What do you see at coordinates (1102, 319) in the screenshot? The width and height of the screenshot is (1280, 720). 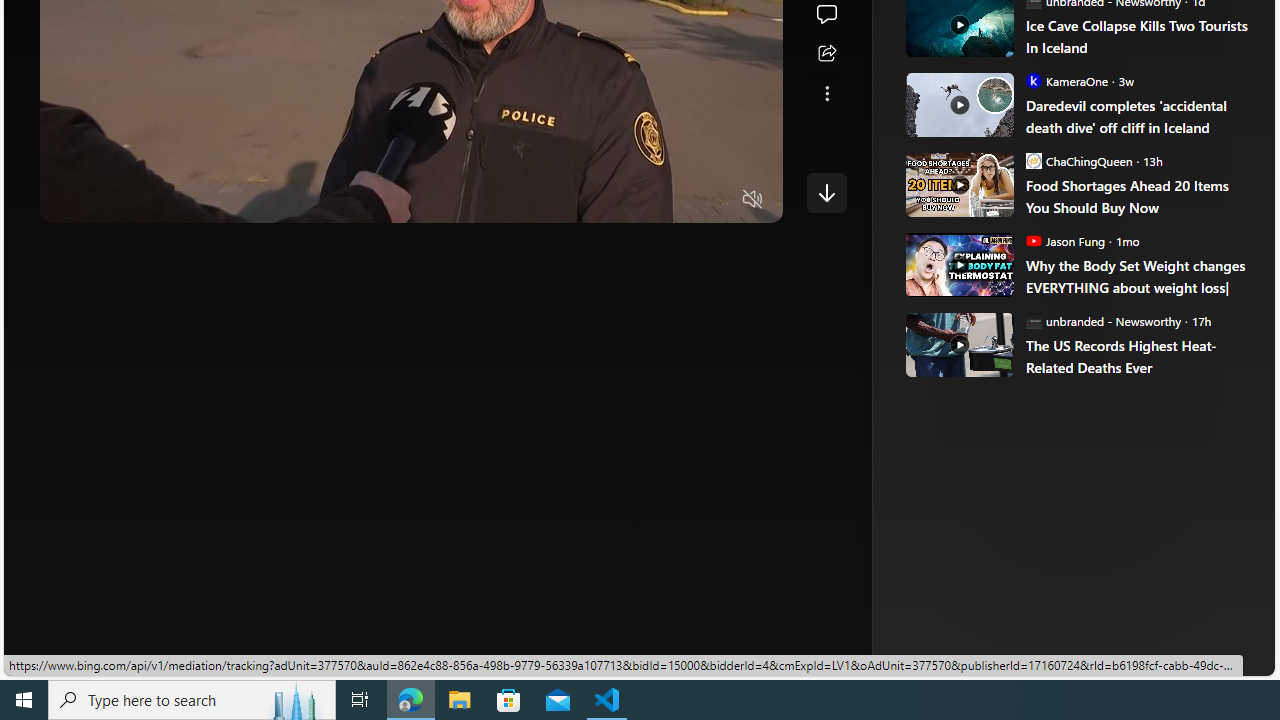 I see `'unbranded - Newsworthy unbranded - Newsworthy'` at bounding box center [1102, 319].